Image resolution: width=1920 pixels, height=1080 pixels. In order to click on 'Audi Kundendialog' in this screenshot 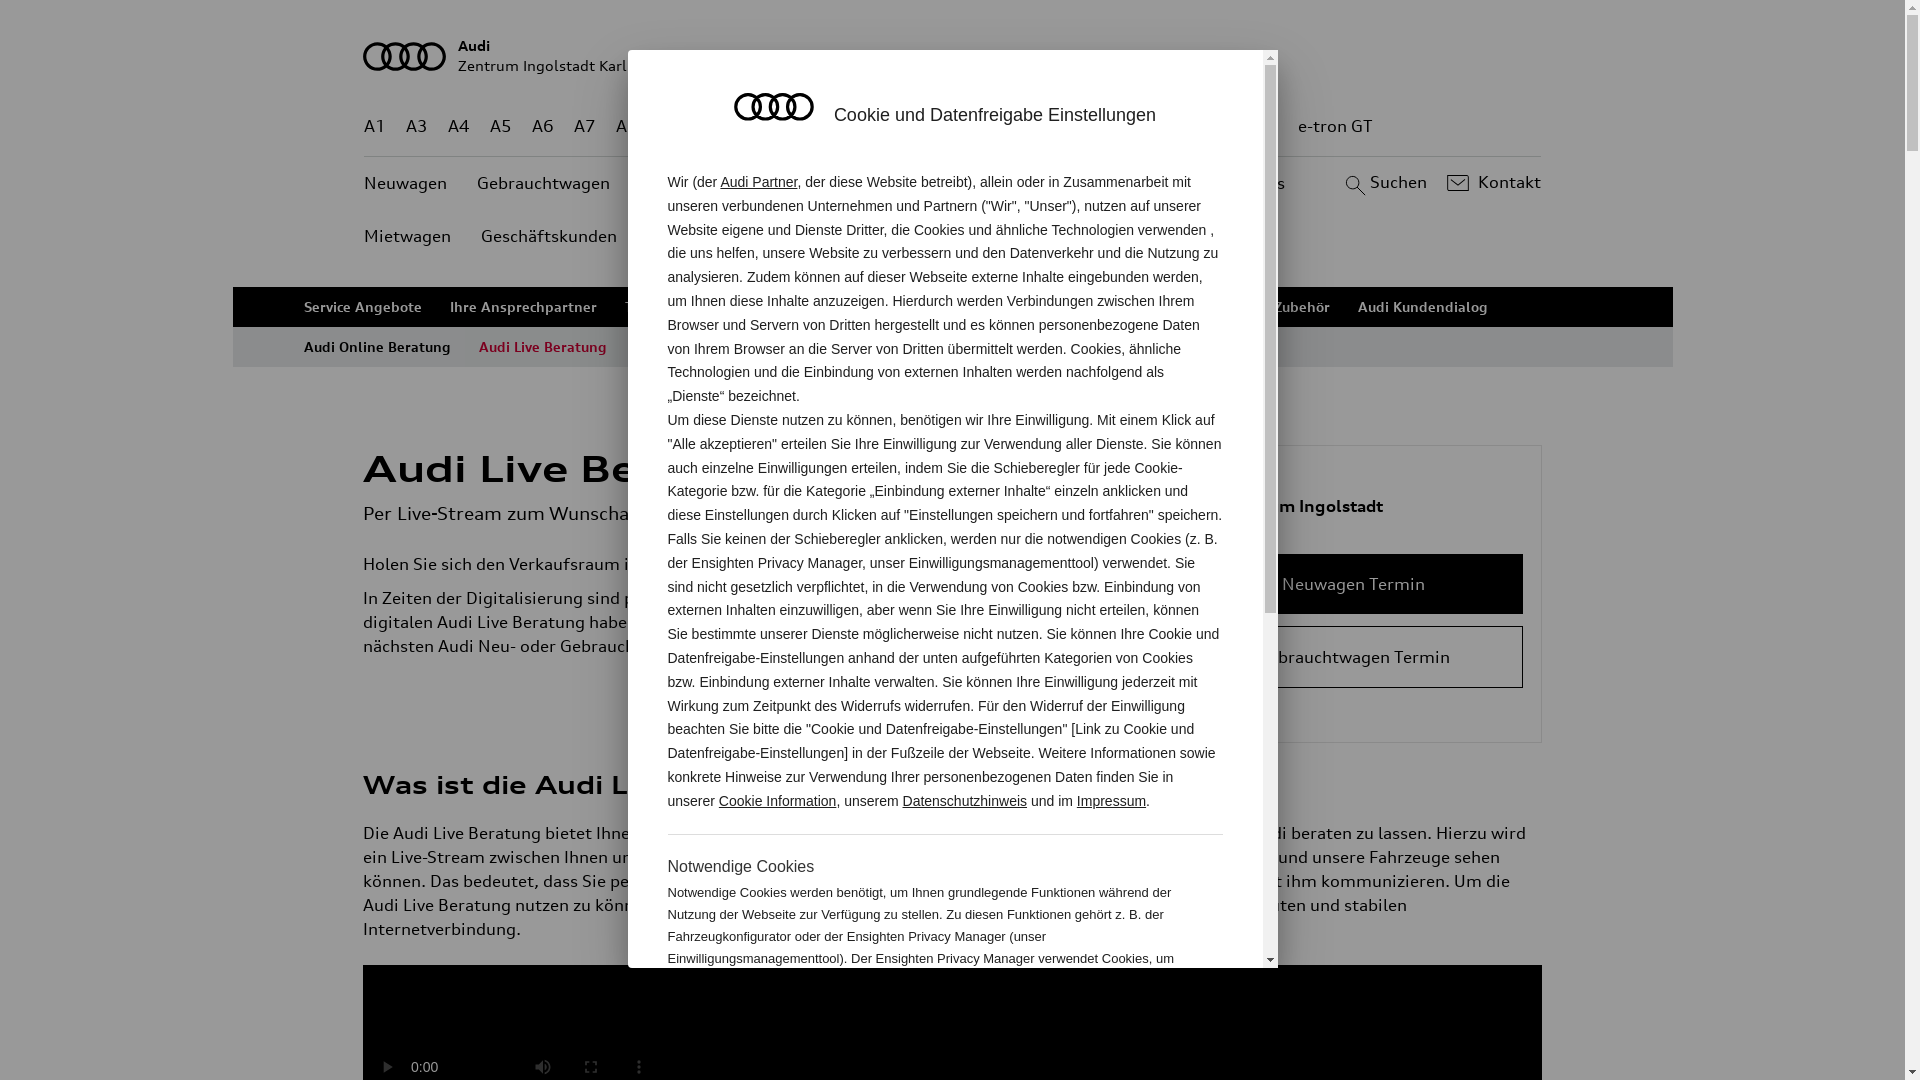, I will do `click(1421, 307)`.